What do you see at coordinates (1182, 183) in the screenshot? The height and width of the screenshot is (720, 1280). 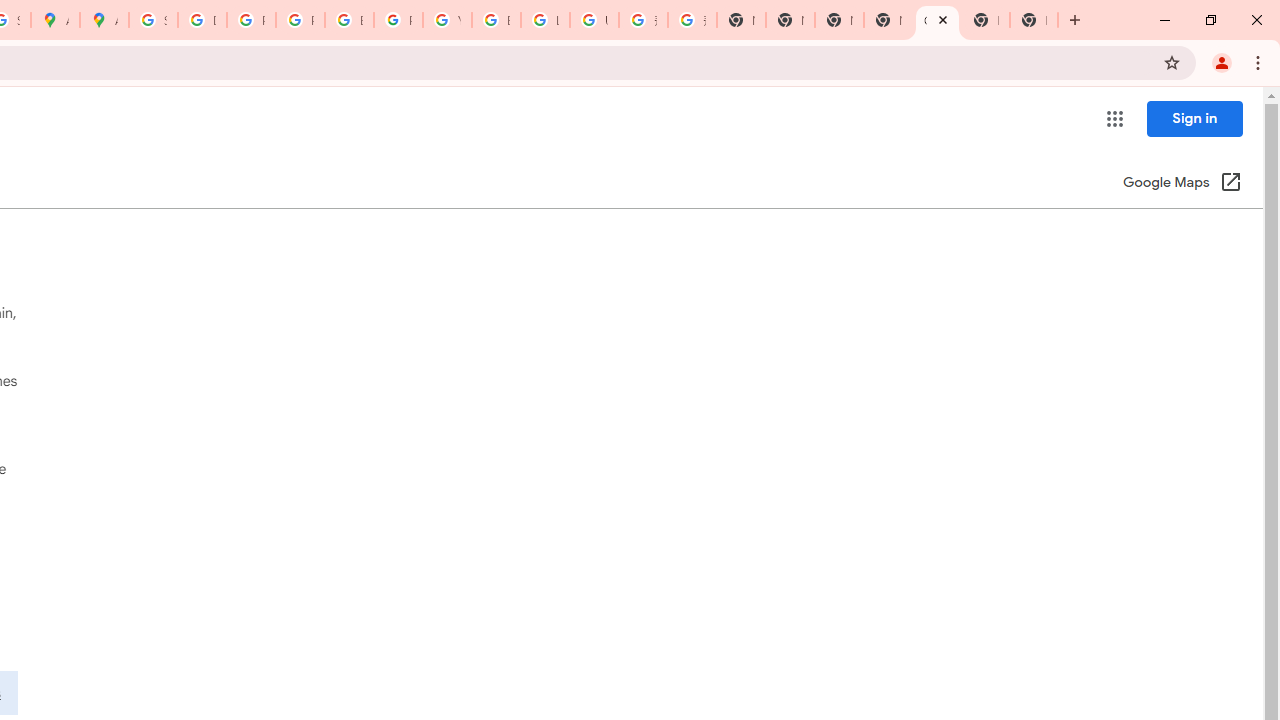 I see `'Google Maps (Open in a new window)'` at bounding box center [1182, 183].